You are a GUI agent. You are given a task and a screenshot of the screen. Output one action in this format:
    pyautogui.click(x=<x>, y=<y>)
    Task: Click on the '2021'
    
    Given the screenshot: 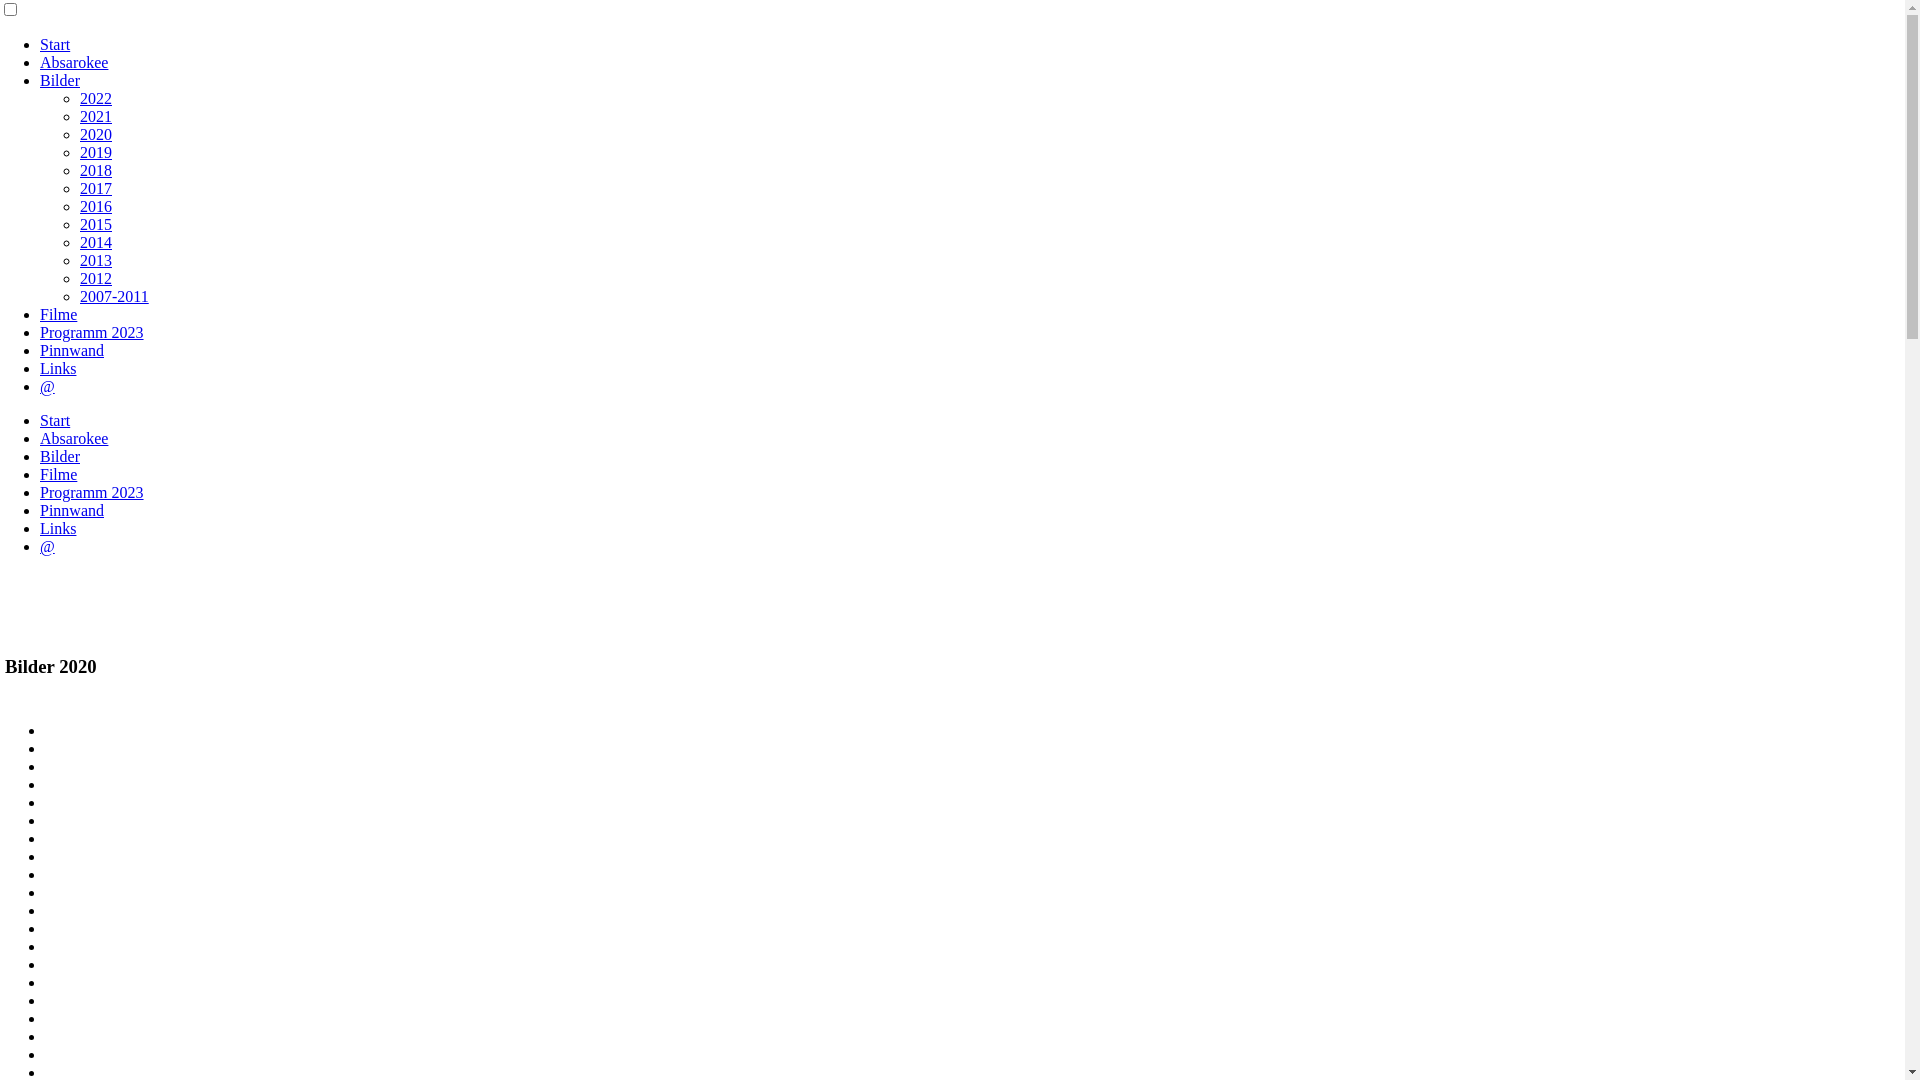 What is the action you would take?
    pyautogui.click(x=95, y=116)
    